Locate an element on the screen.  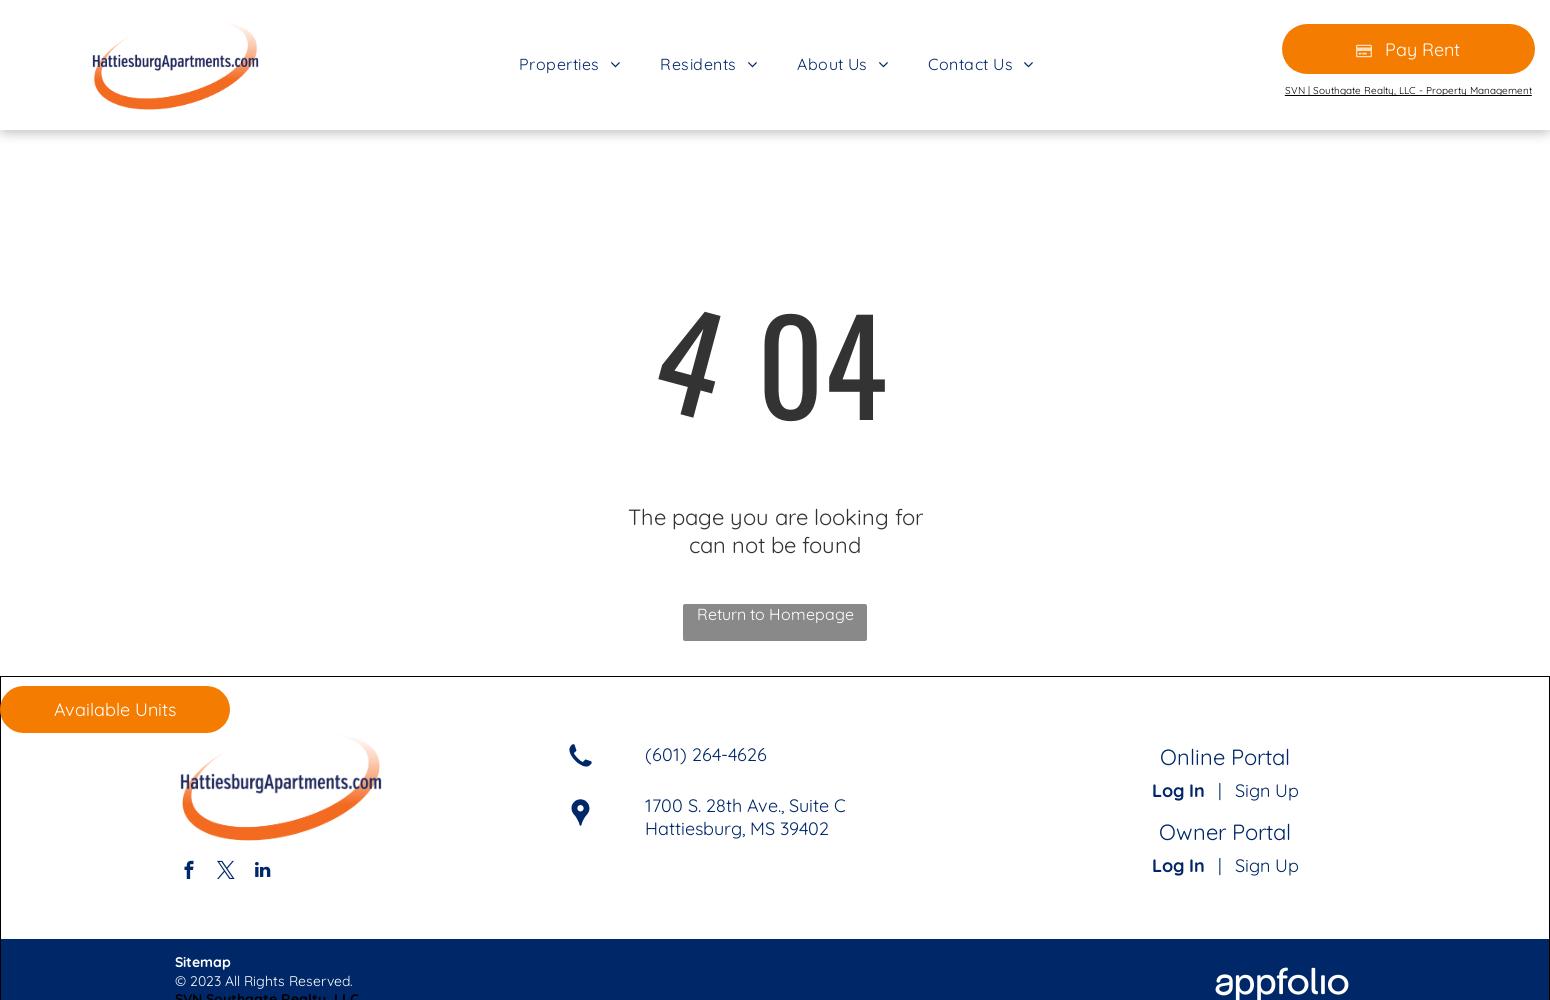
'Multifamily Investors' is located at coordinates (872, 192).